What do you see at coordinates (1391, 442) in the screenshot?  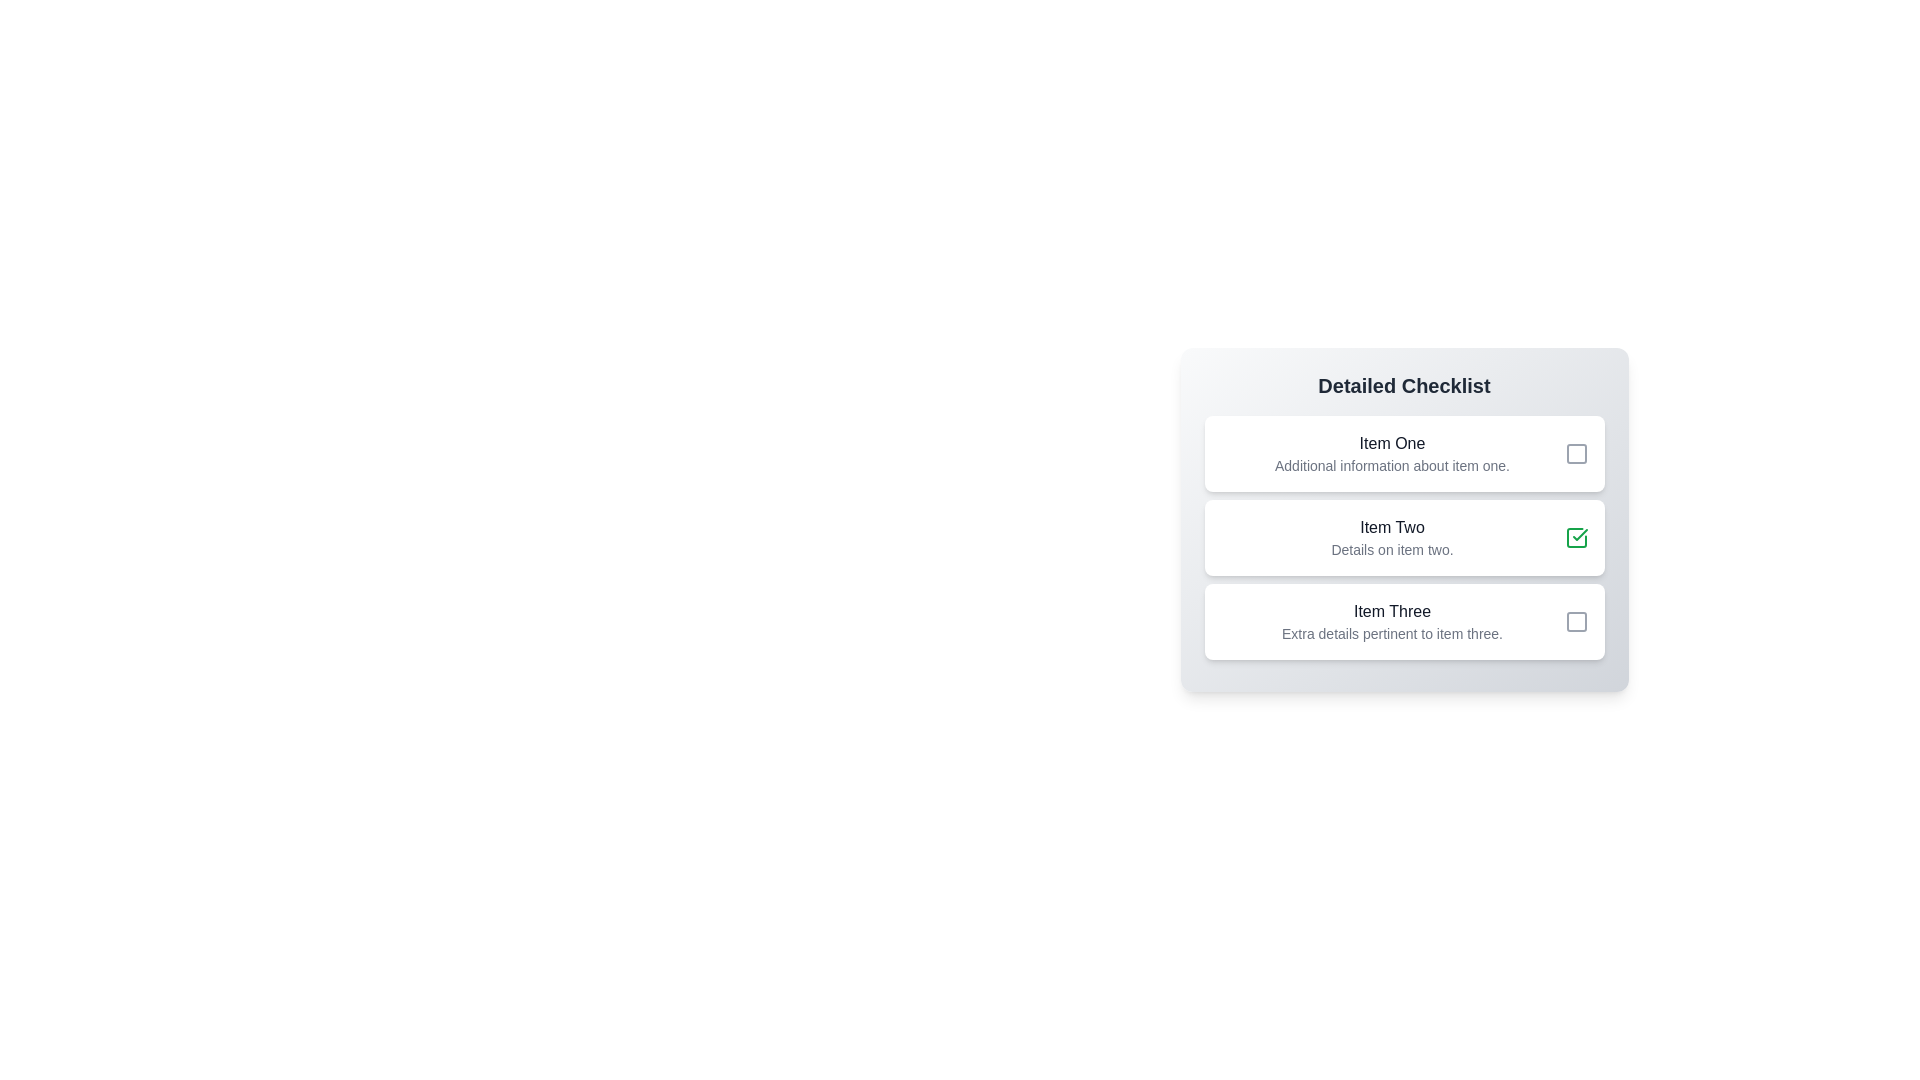 I see `the static text element that serves as the title for the first list item in the 'Detailed Checklist' interface, located above the supporting detail text 'Additional information about item one'` at bounding box center [1391, 442].